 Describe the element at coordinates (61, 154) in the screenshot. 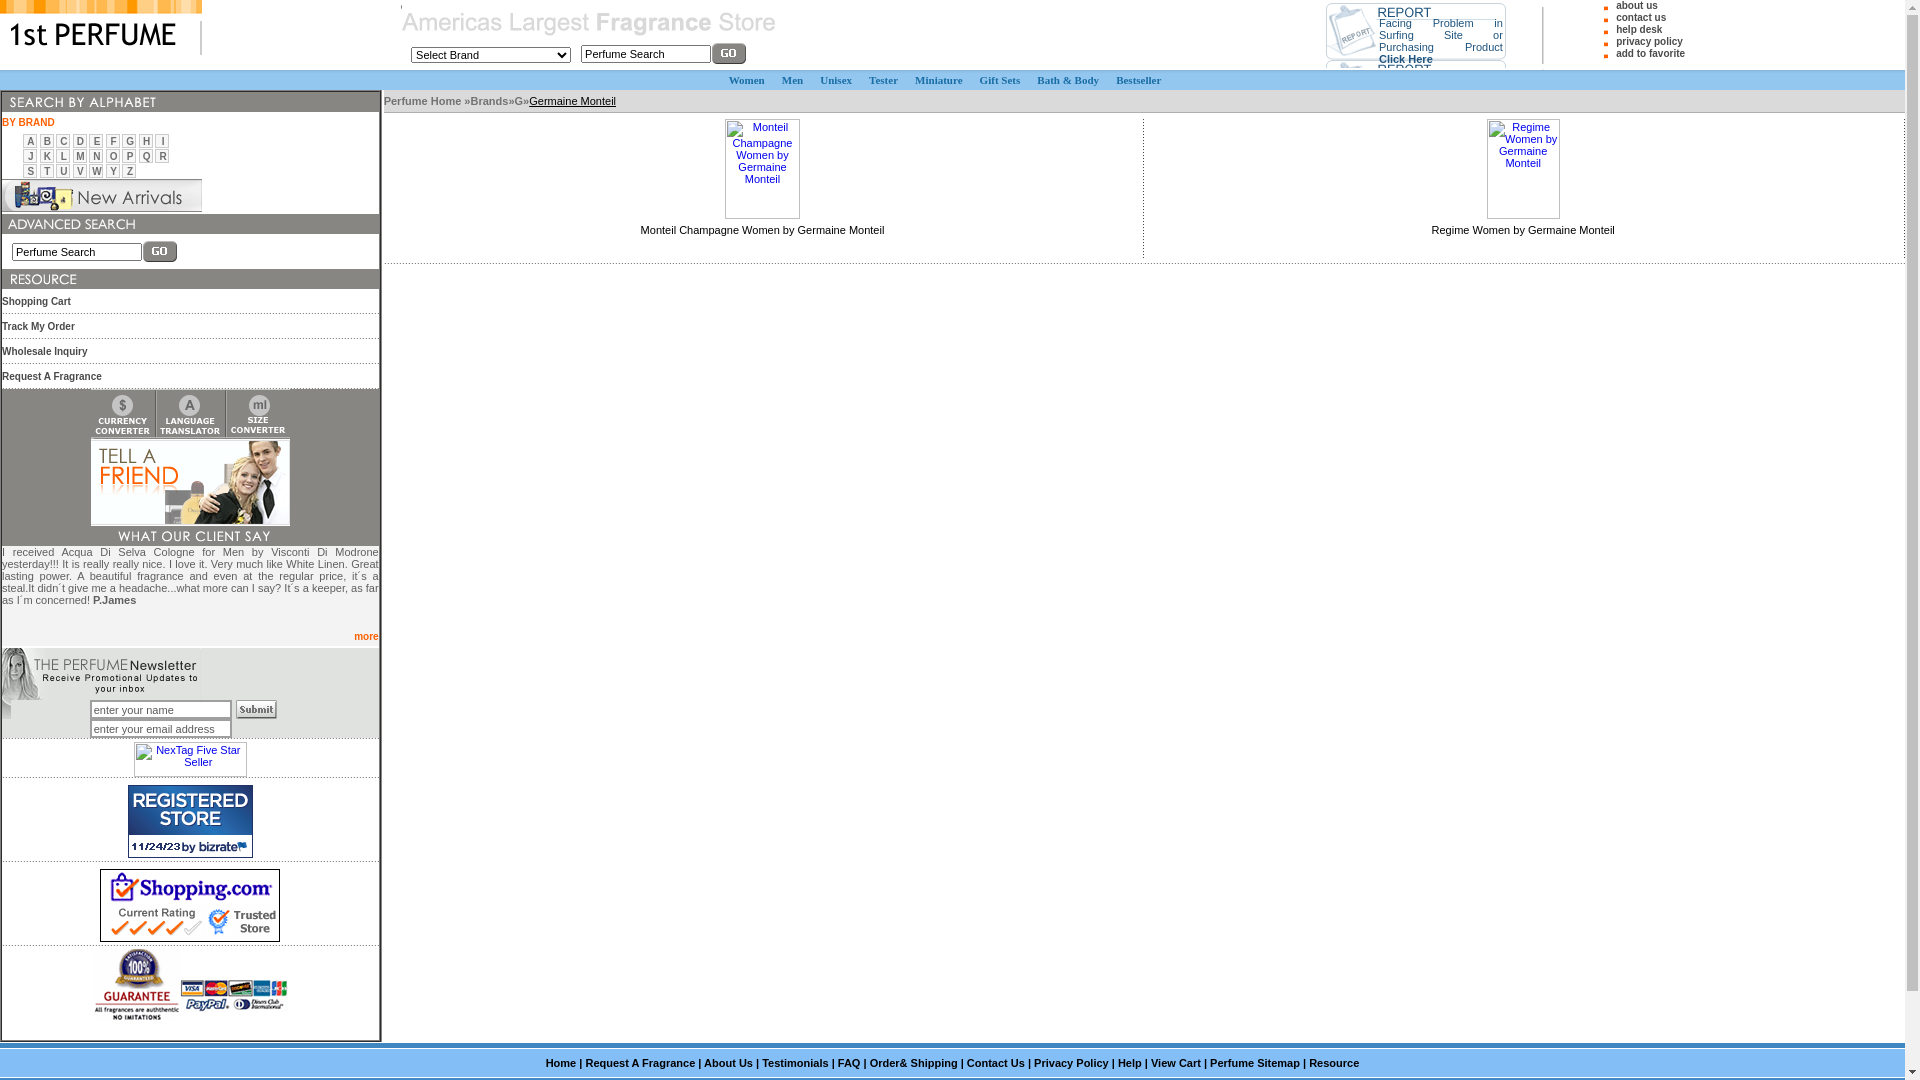

I see `'L'` at that location.